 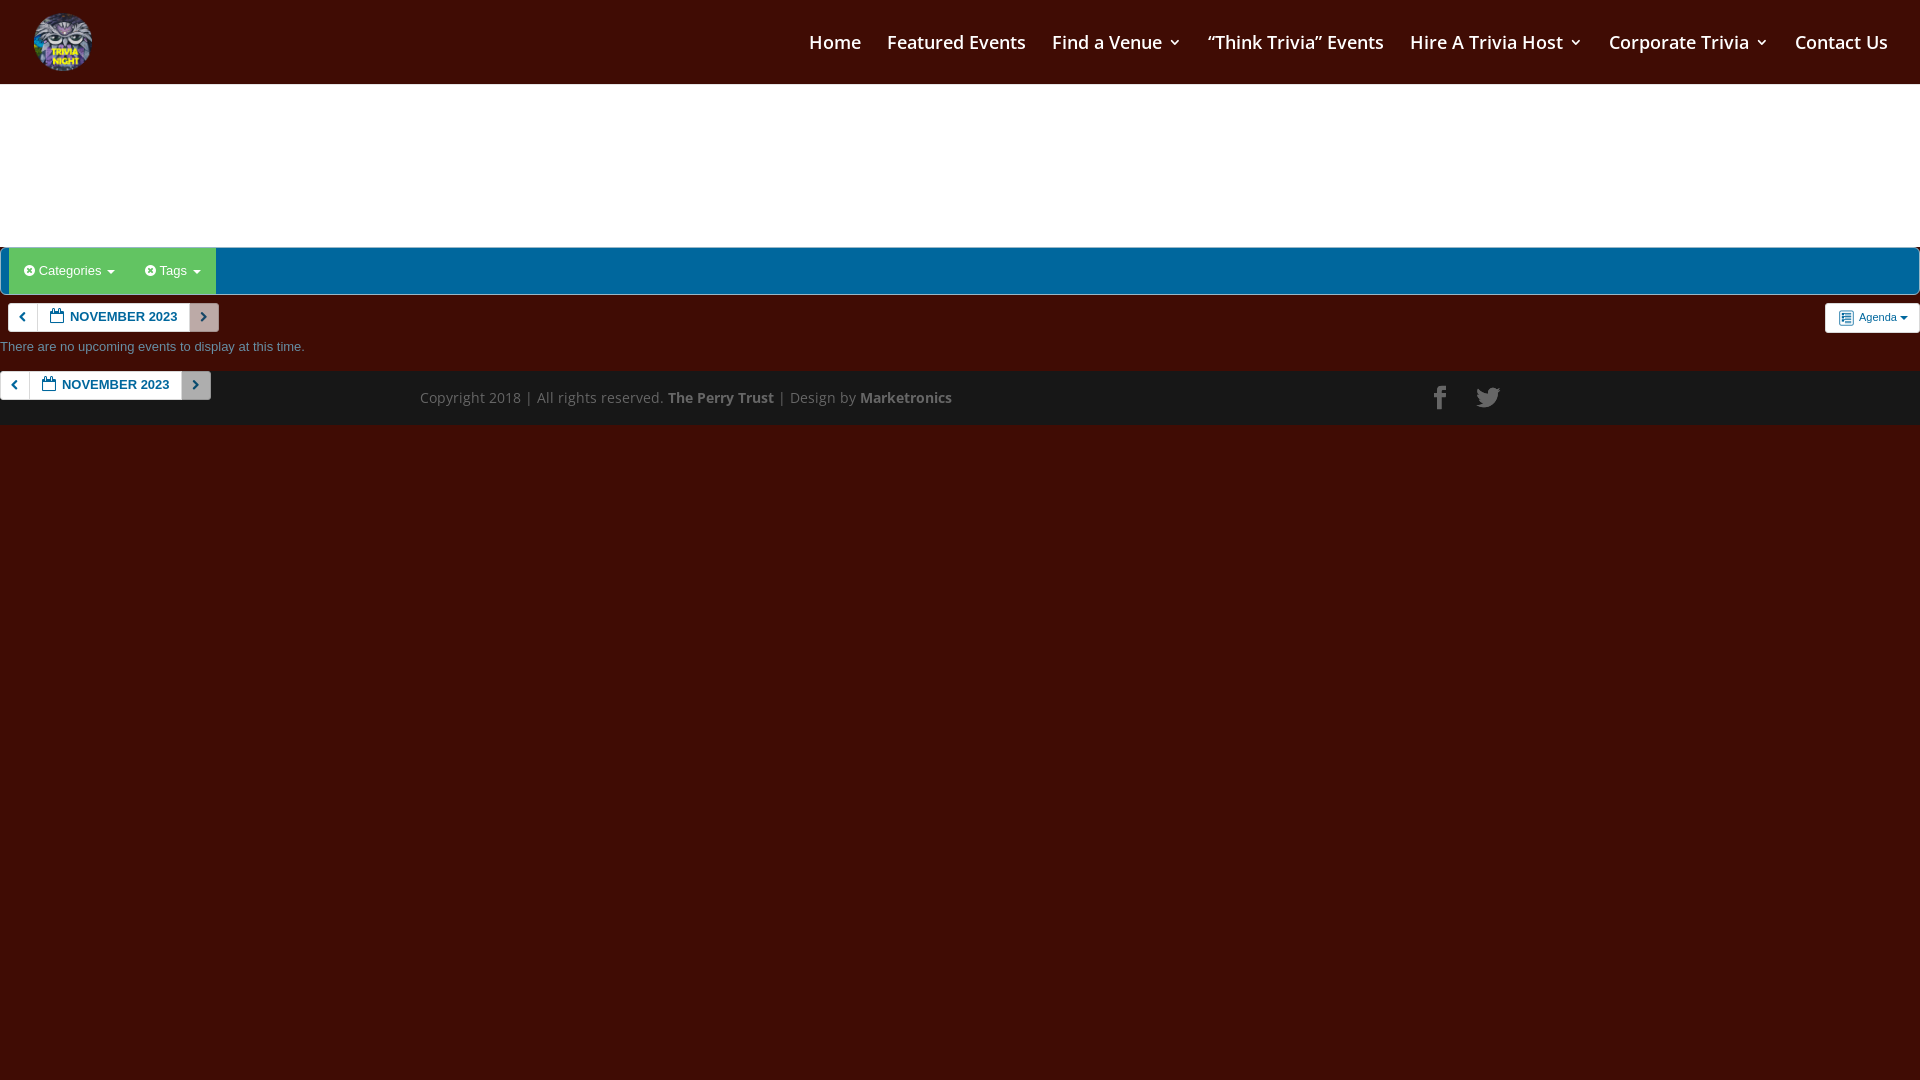 I want to click on 'Home', so click(x=835, y=58).